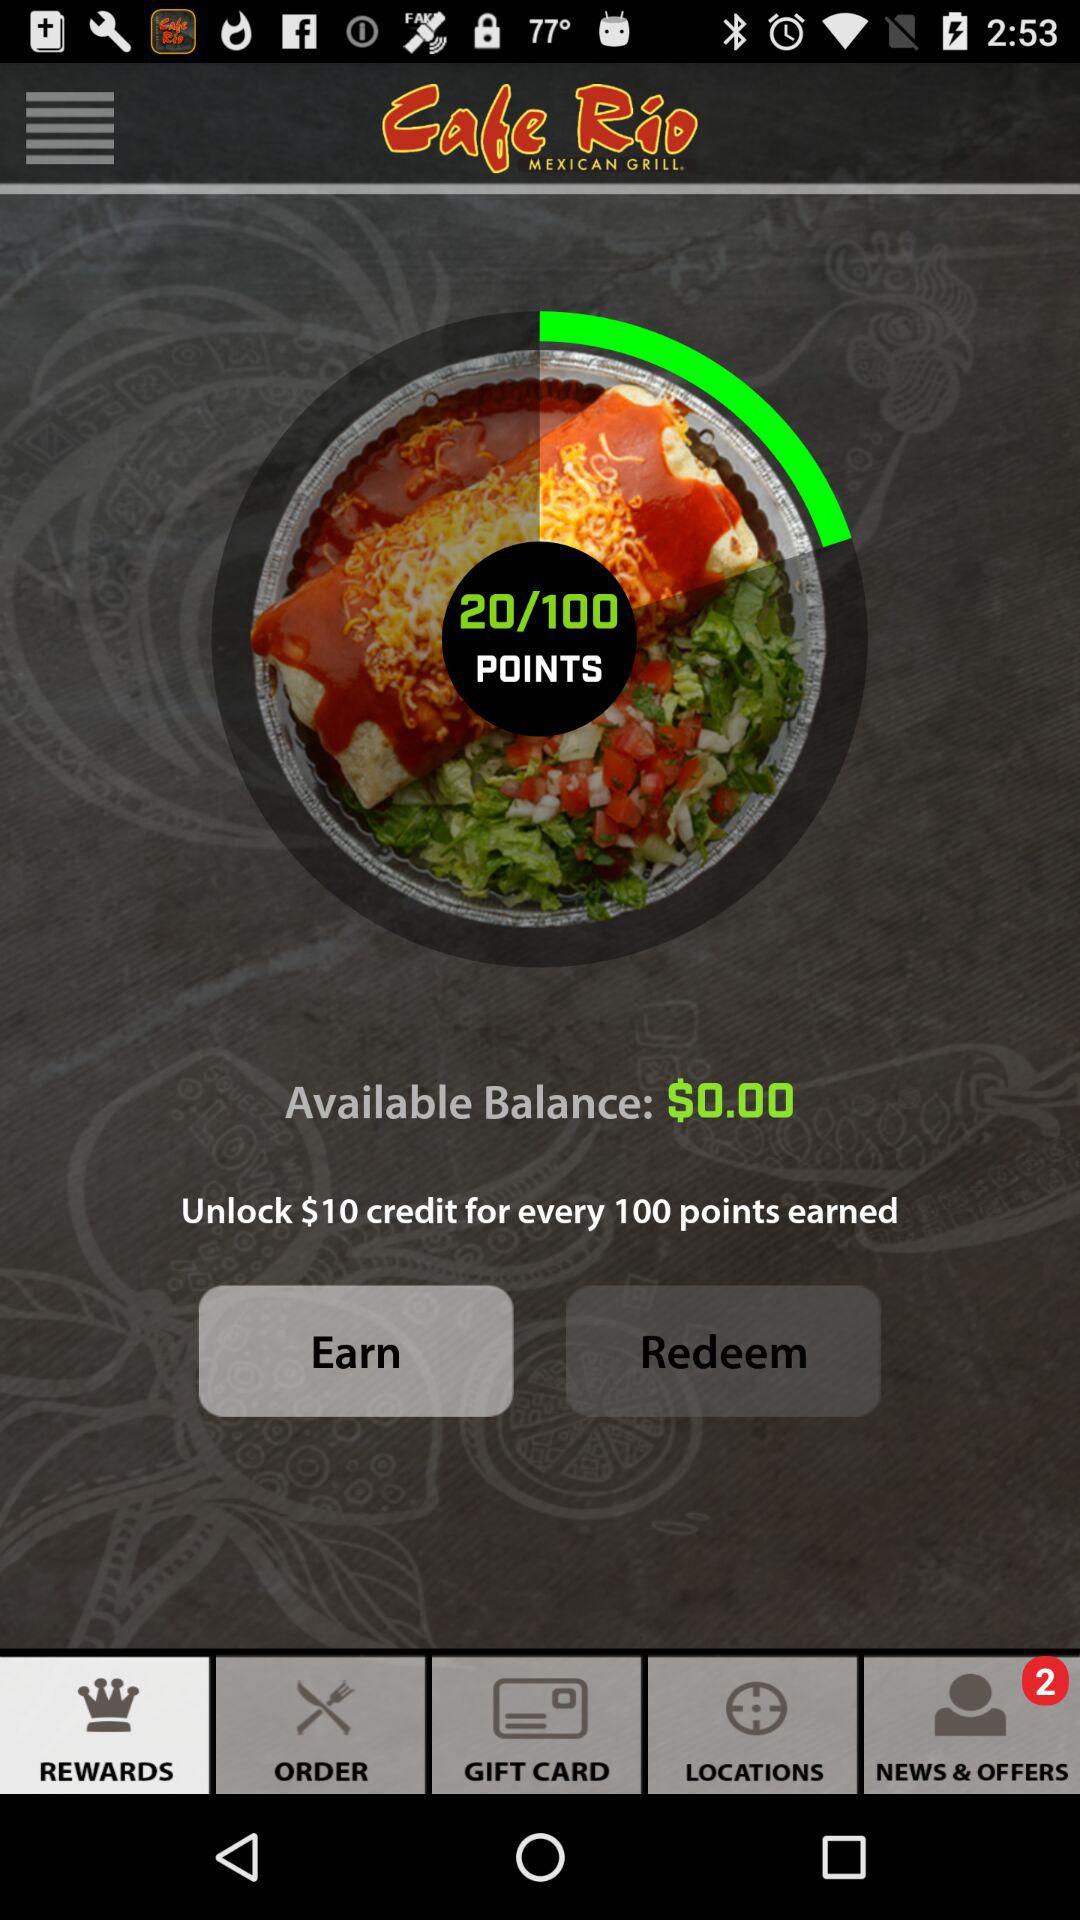 This screenshot has width=1080, height=1920. What do you see at coordinates (355, 1351) in the screenshot?
I see `the icon below unlock 10 credit` at bounding box center [355, 1351].